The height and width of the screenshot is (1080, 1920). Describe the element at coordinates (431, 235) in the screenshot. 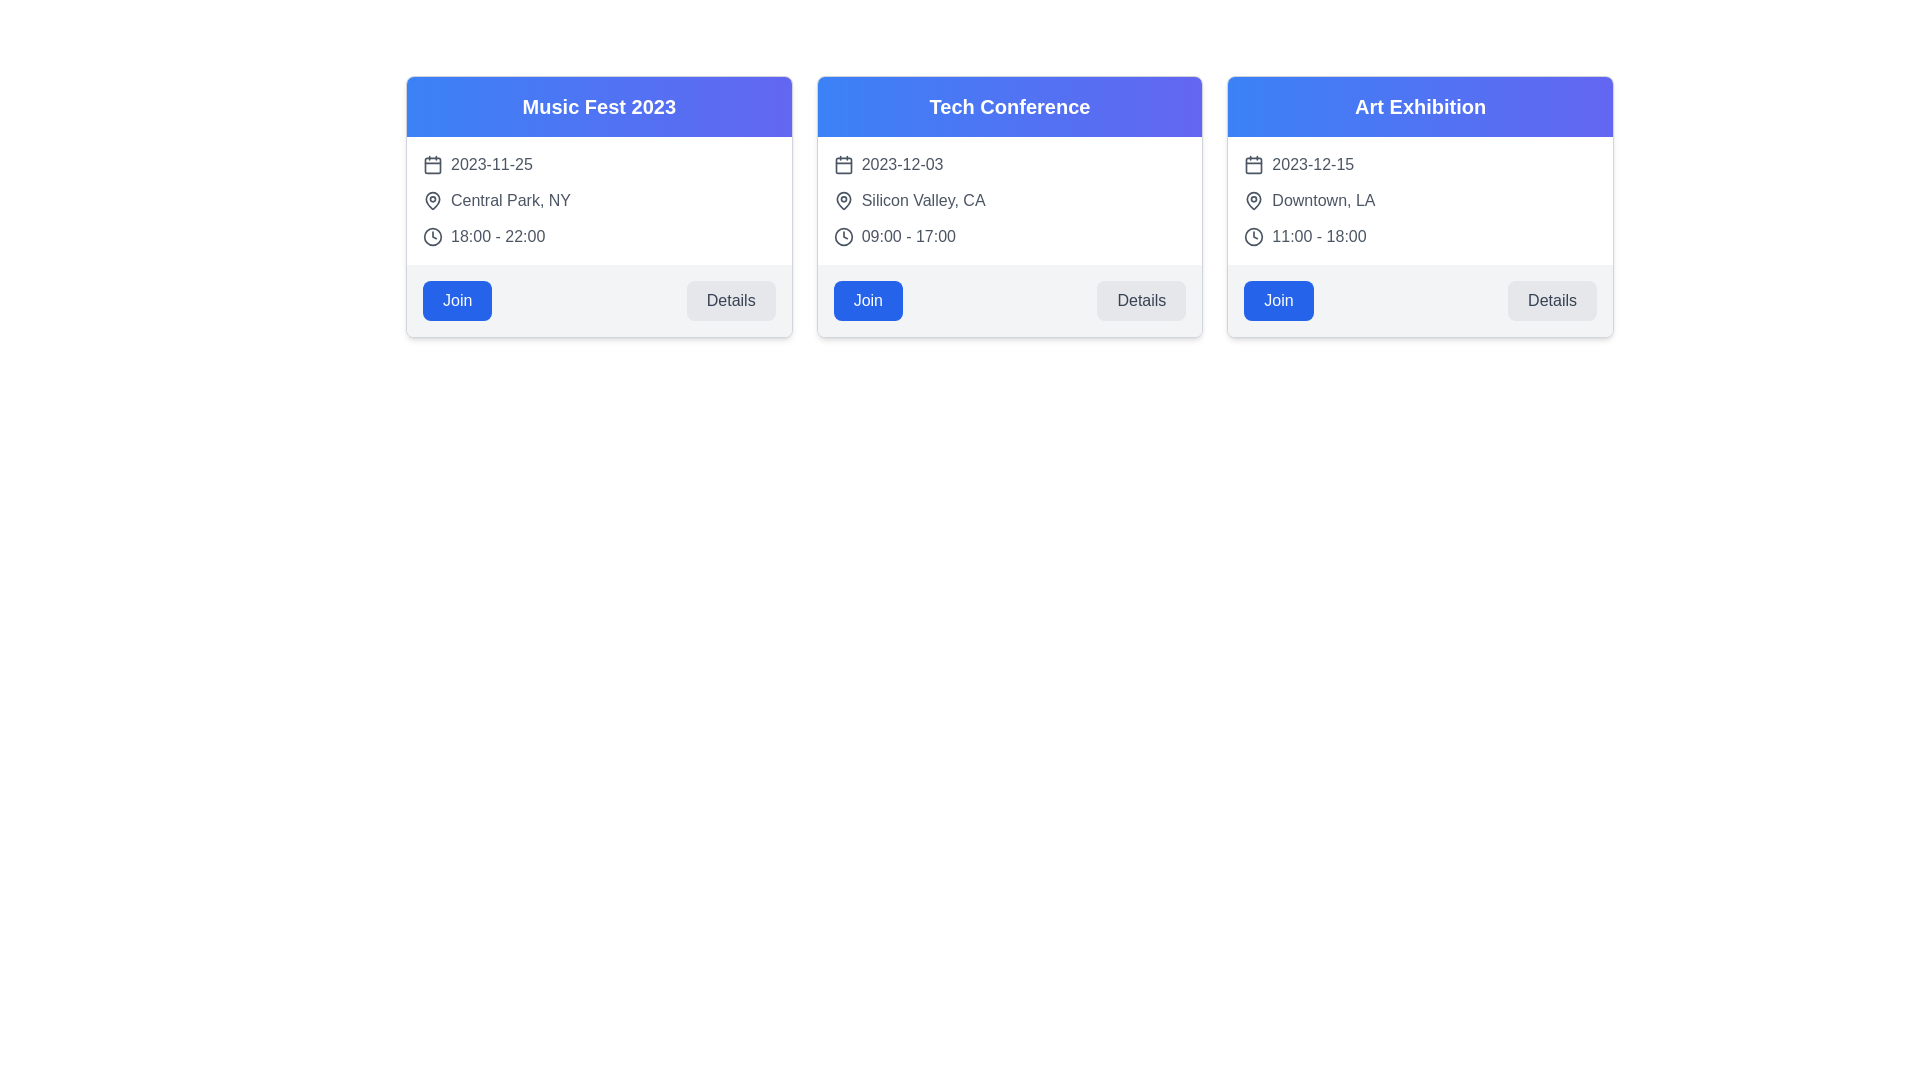

I see `the clock icon located in the 'Music Fest 2023' card, adjacent to the text '18:00 - 22:00'` at that location.